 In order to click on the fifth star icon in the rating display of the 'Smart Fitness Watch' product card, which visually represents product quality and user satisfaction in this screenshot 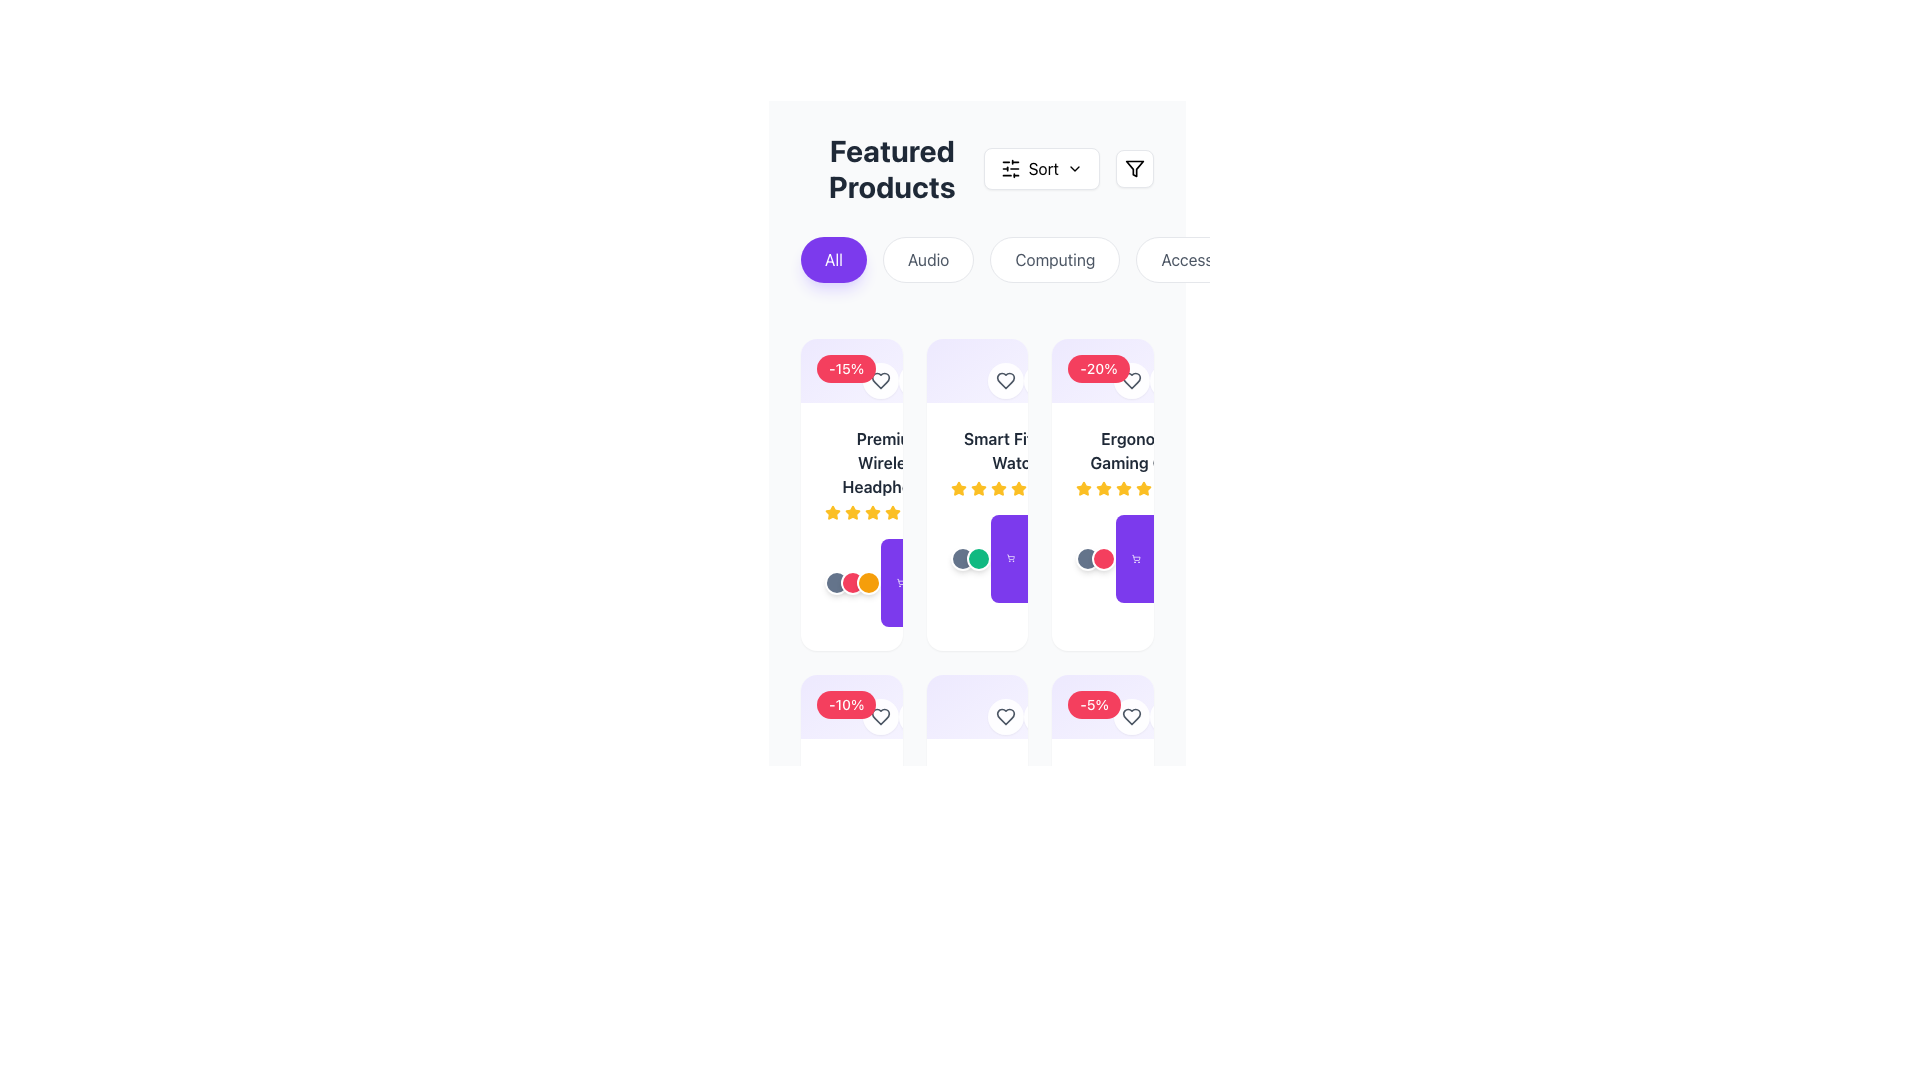, I will do `click(998, 489)`.